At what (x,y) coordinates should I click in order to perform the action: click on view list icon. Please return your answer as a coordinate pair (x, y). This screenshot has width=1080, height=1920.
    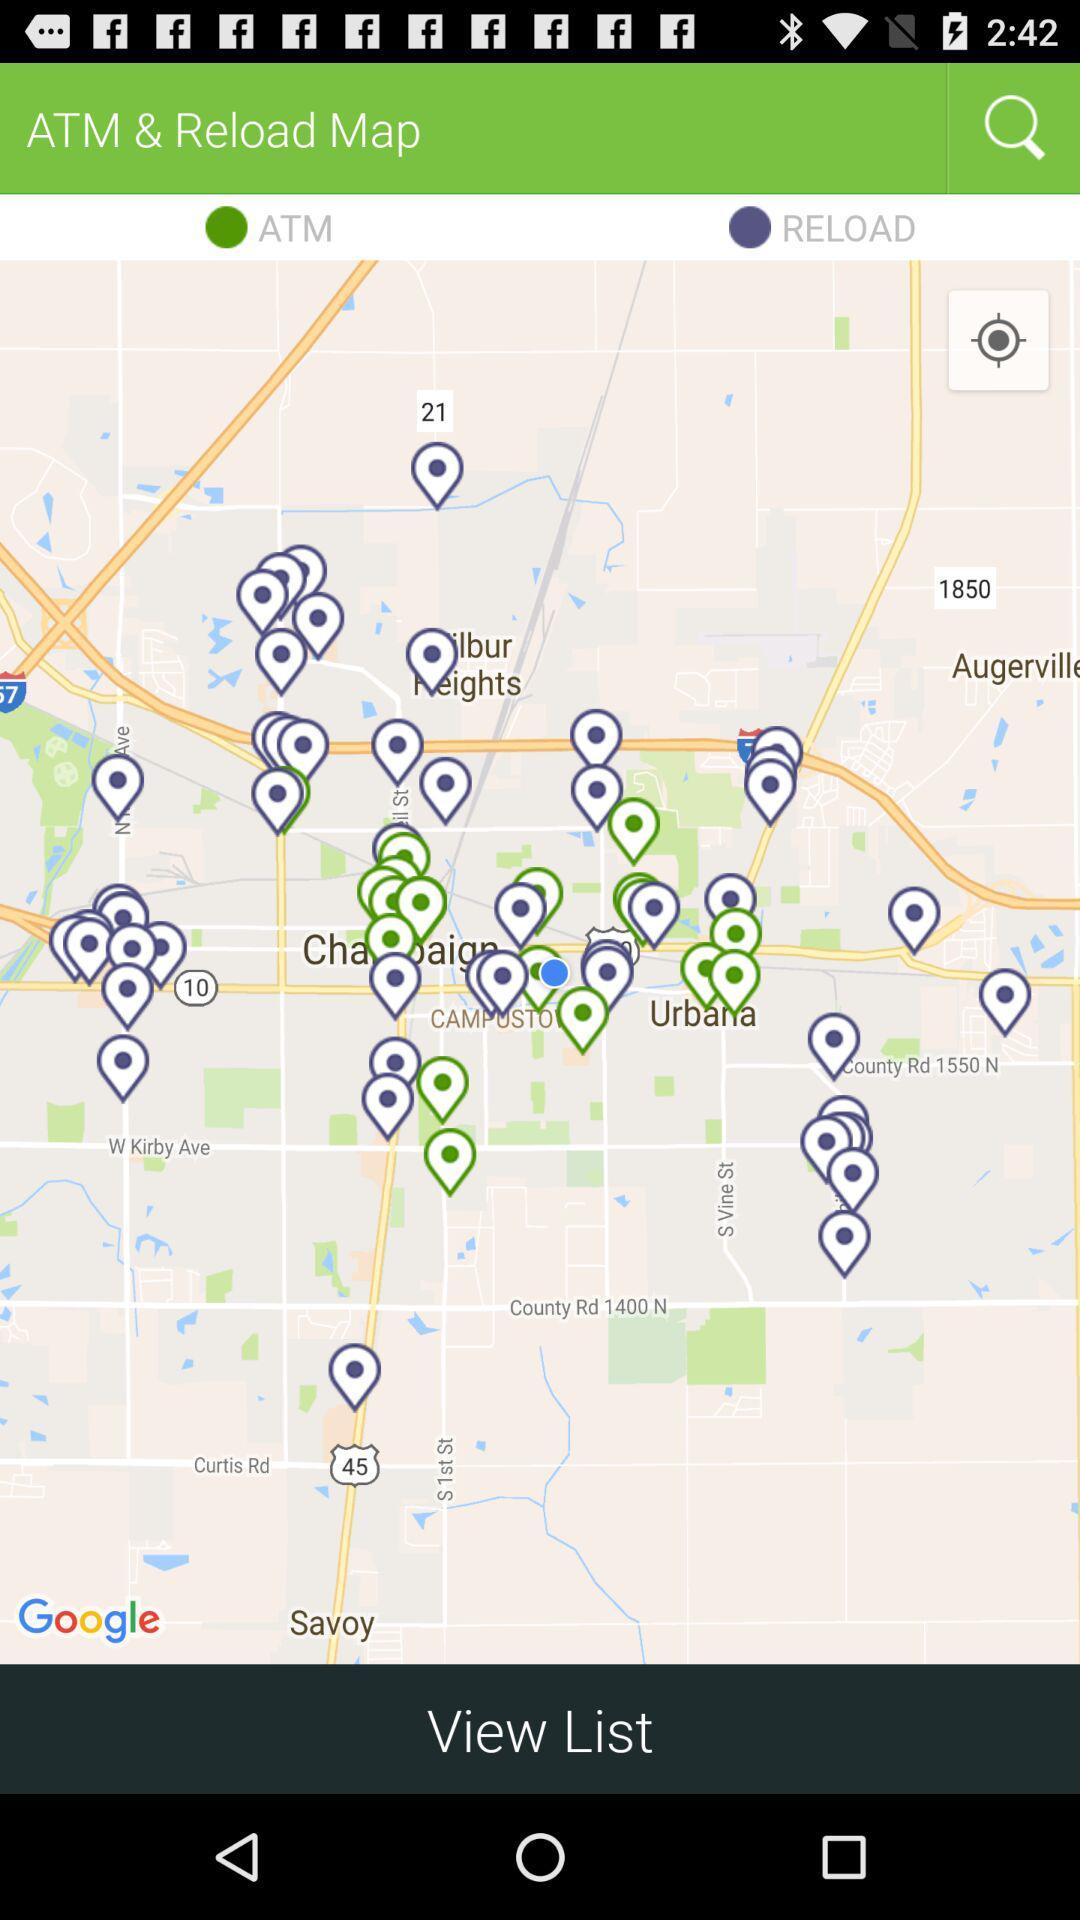
    Looking at the image, I should click on (540, 1728).